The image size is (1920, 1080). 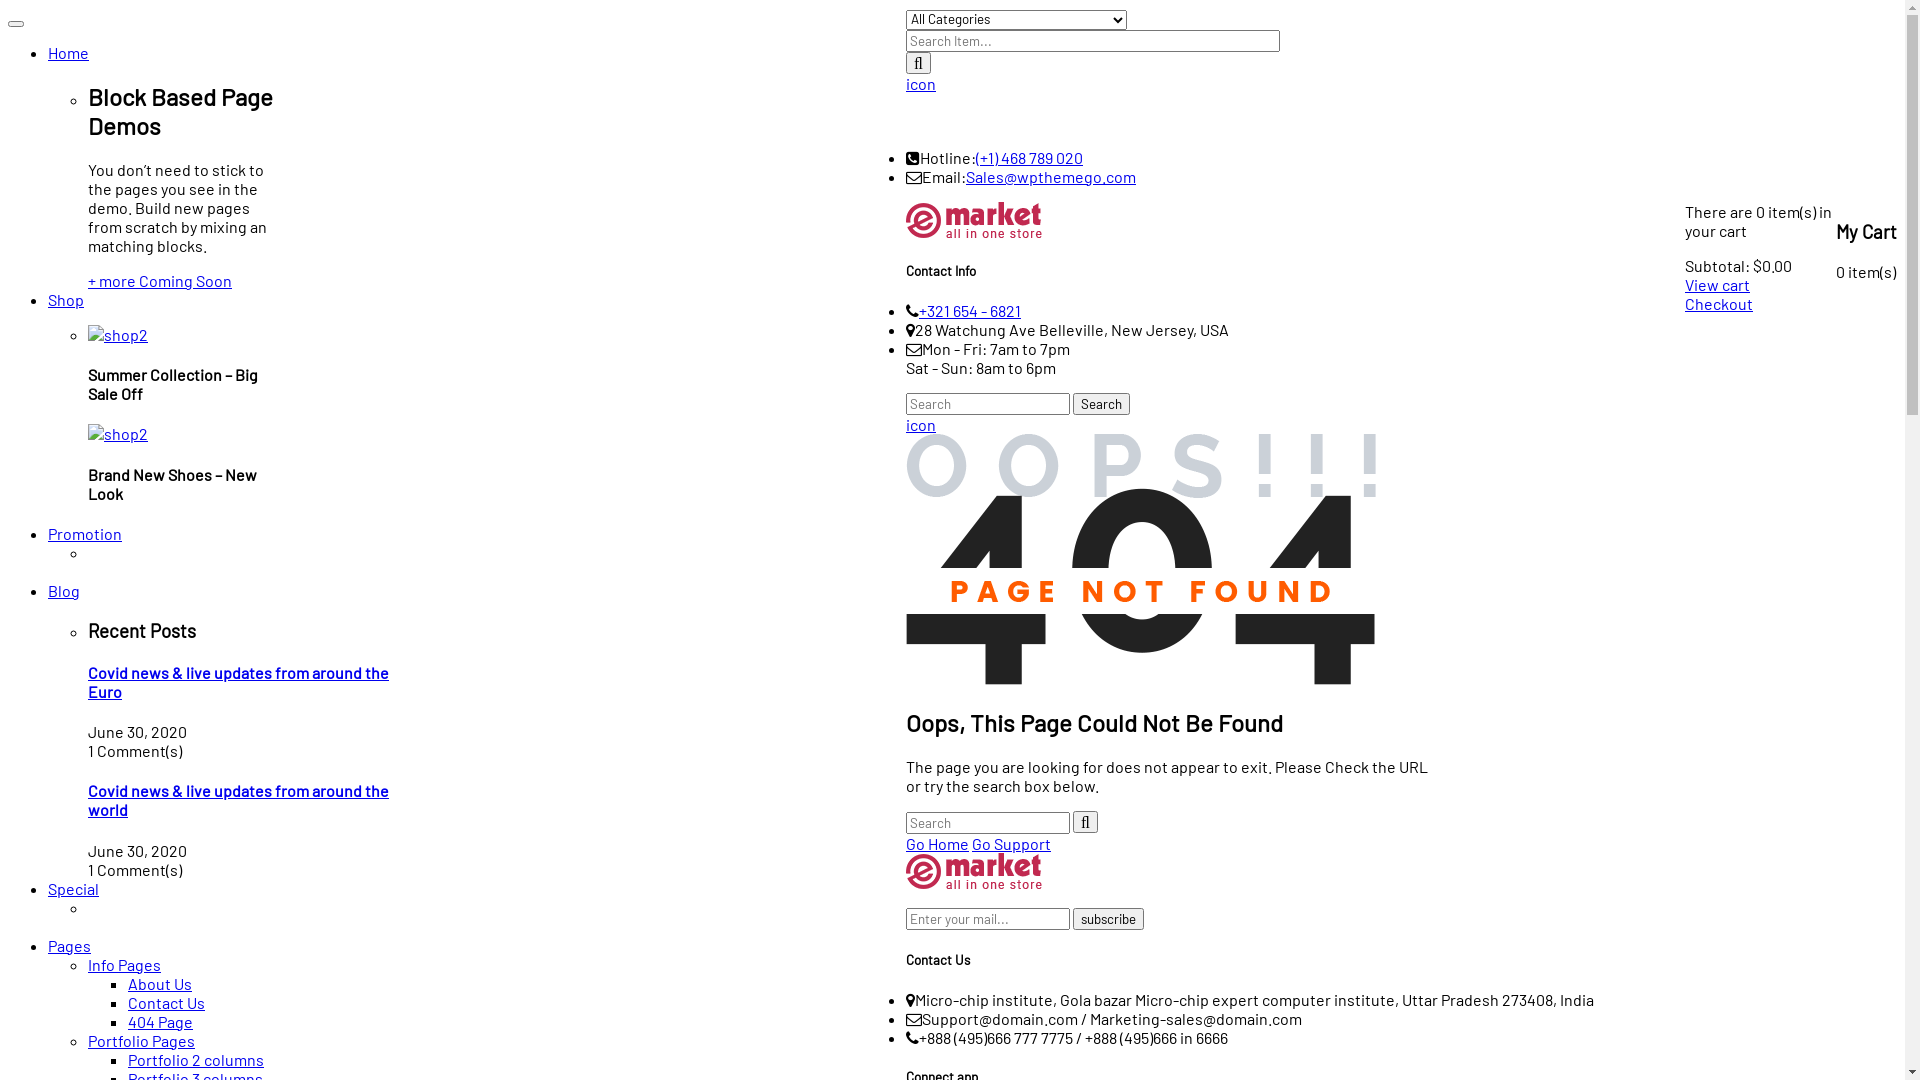 What do you see at coordinates (936, 843) in the screenshot?
I see `'Go Home'` at bounding box center [936, 843].